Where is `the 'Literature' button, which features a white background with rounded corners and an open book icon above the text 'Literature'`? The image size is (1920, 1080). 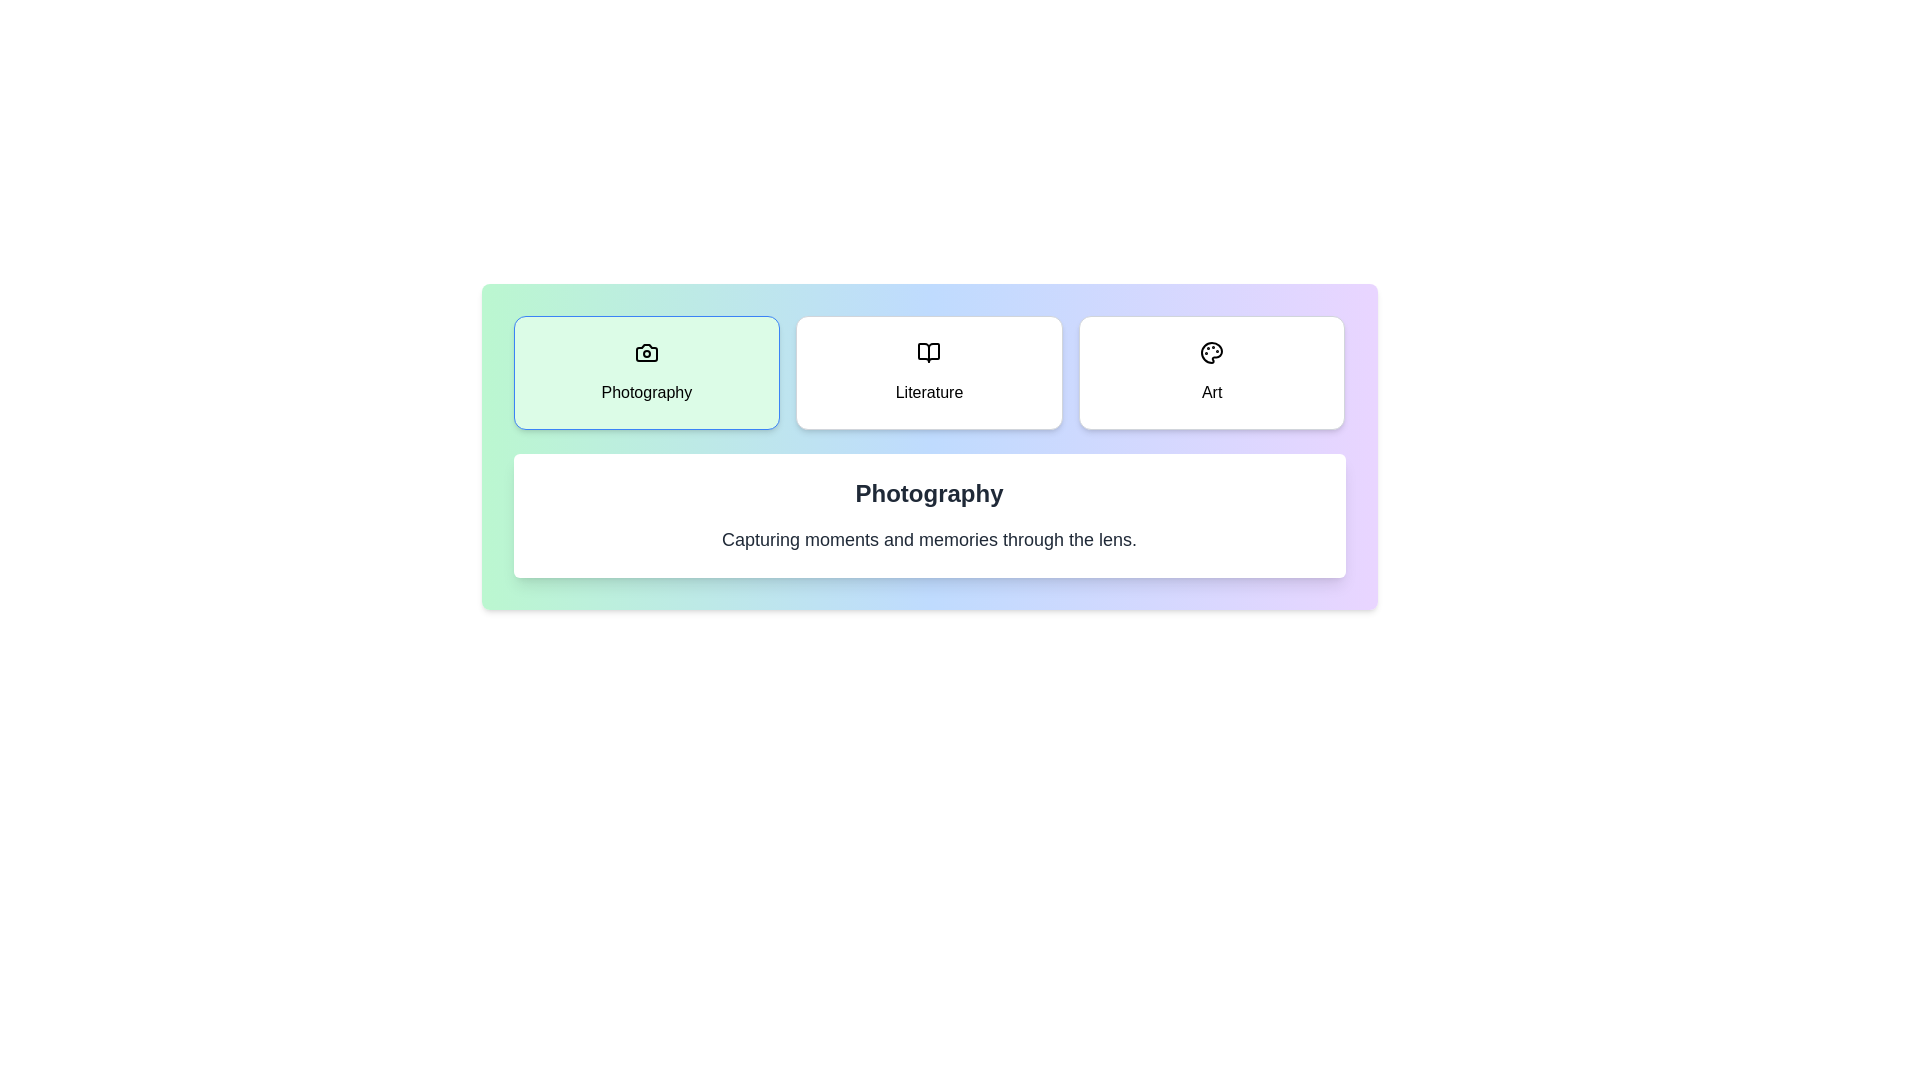 the 'Literature' button, which features a white background with rounded corners and an open book icon above the text 'Literature' is located at coordinates (928, 373).